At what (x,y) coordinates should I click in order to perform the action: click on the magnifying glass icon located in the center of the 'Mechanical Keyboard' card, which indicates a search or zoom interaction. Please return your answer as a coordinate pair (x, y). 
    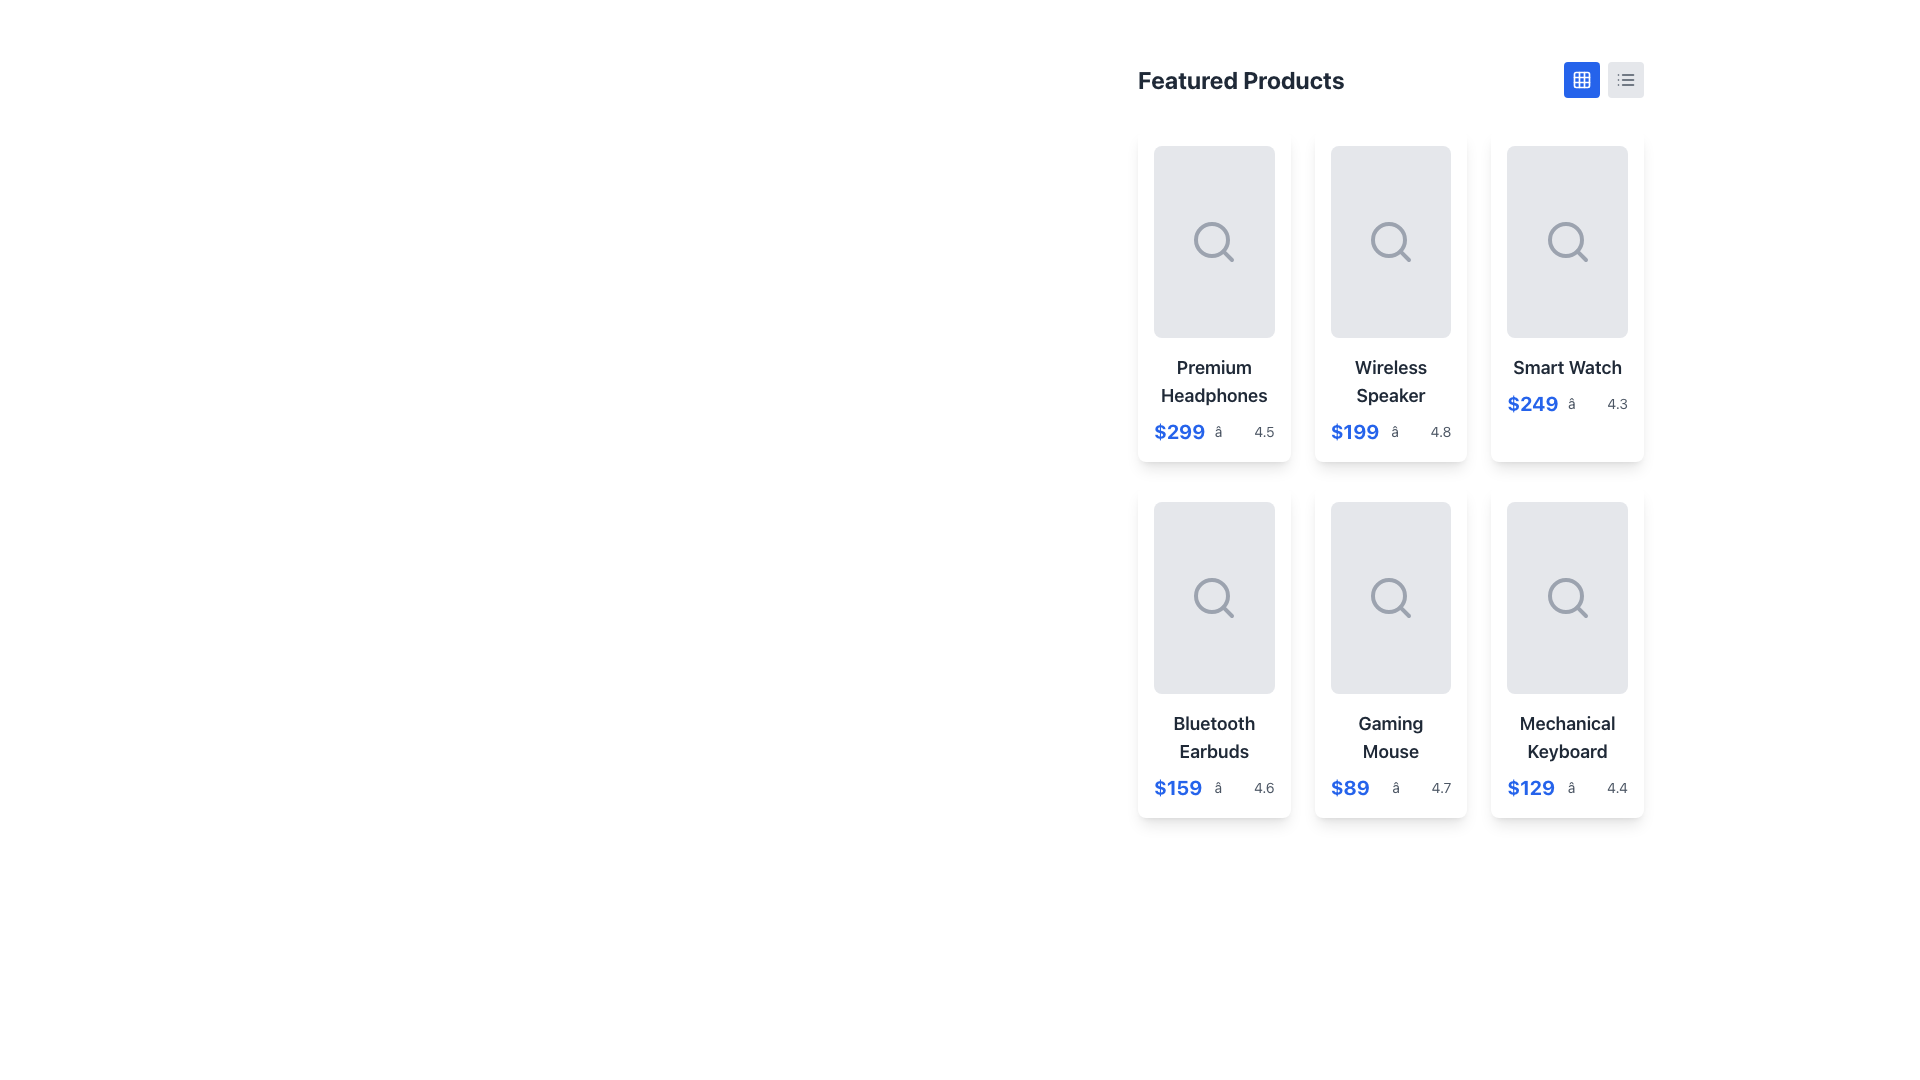
    Looking at the image, I should click on (1566, 596).